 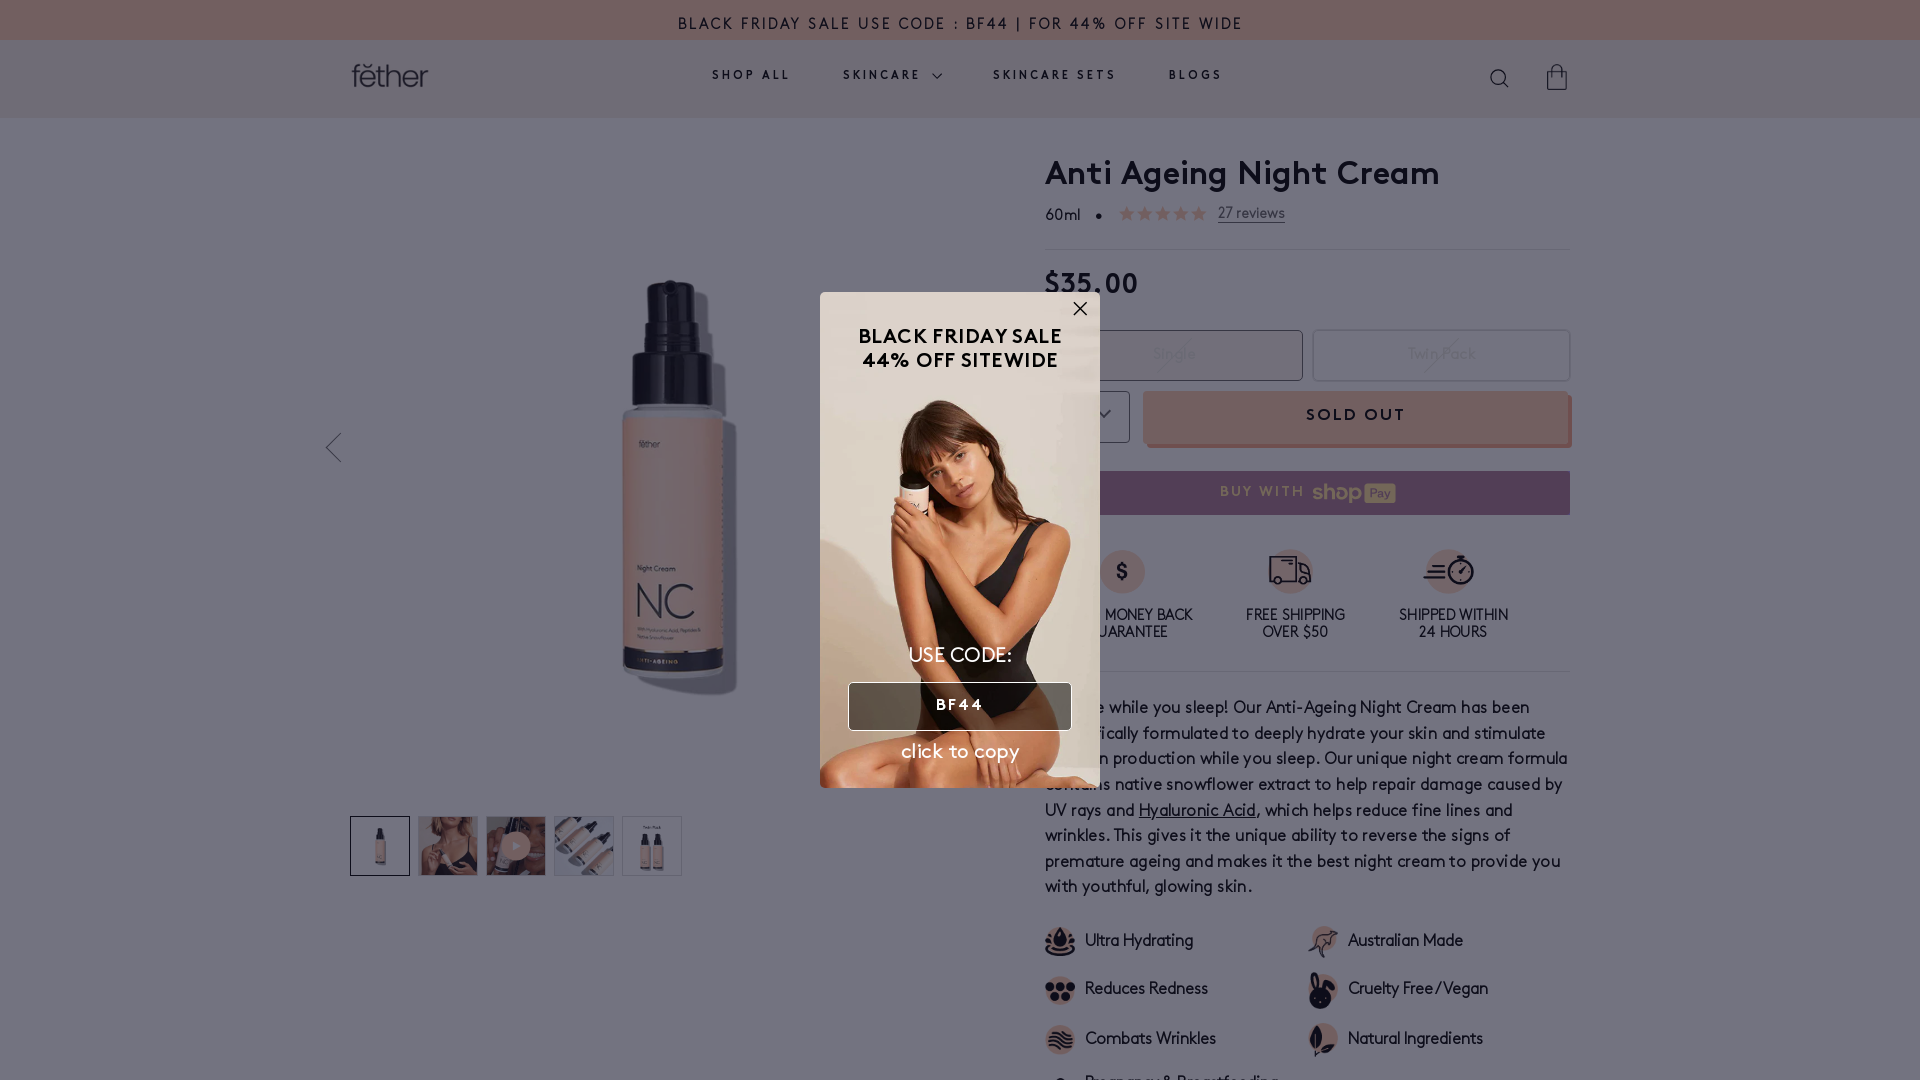 What do you see at coordinates (1499, 78) in the screenshot?
I see `'SEARCH'` at bounding box center [1499, 78].